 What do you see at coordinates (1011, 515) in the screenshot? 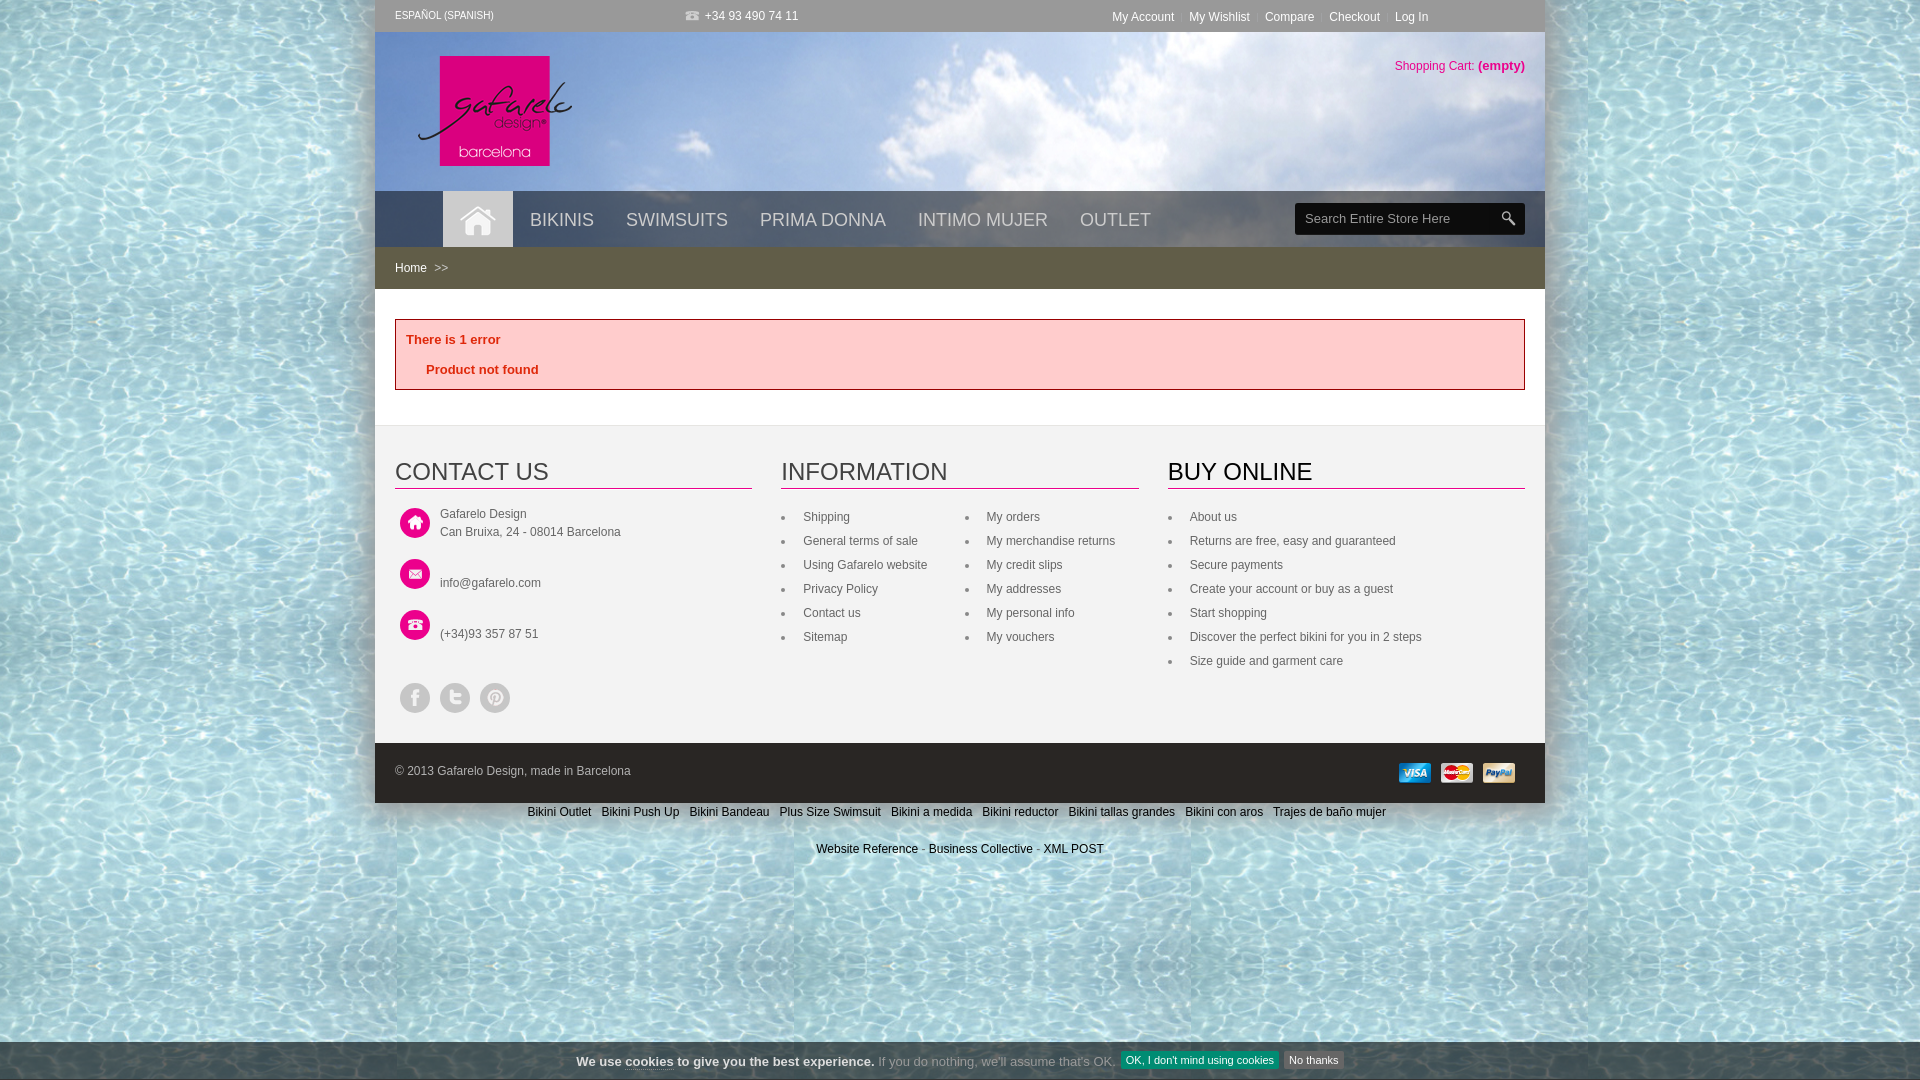
I see `'My orders'` at bounding box center [1011, 515].